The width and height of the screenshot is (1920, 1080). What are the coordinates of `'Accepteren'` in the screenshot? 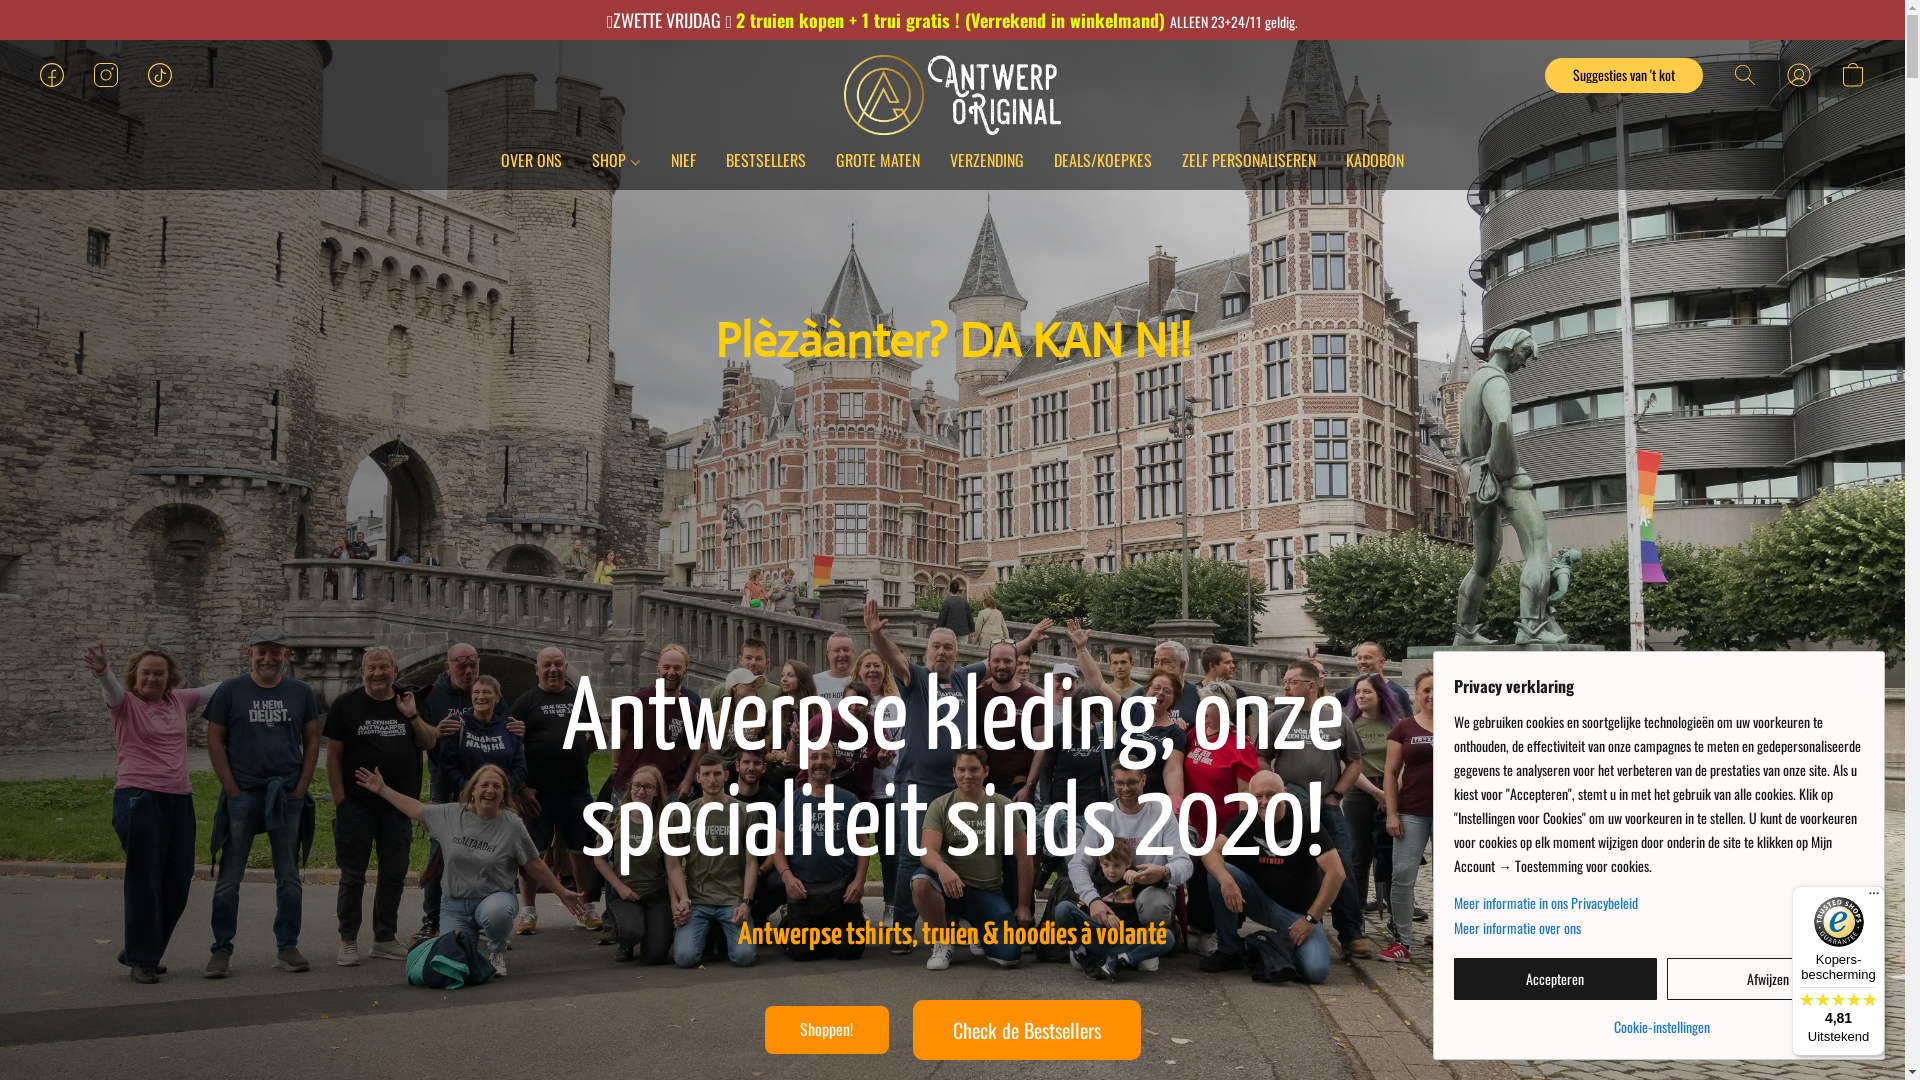 It's located at (1554, 978).